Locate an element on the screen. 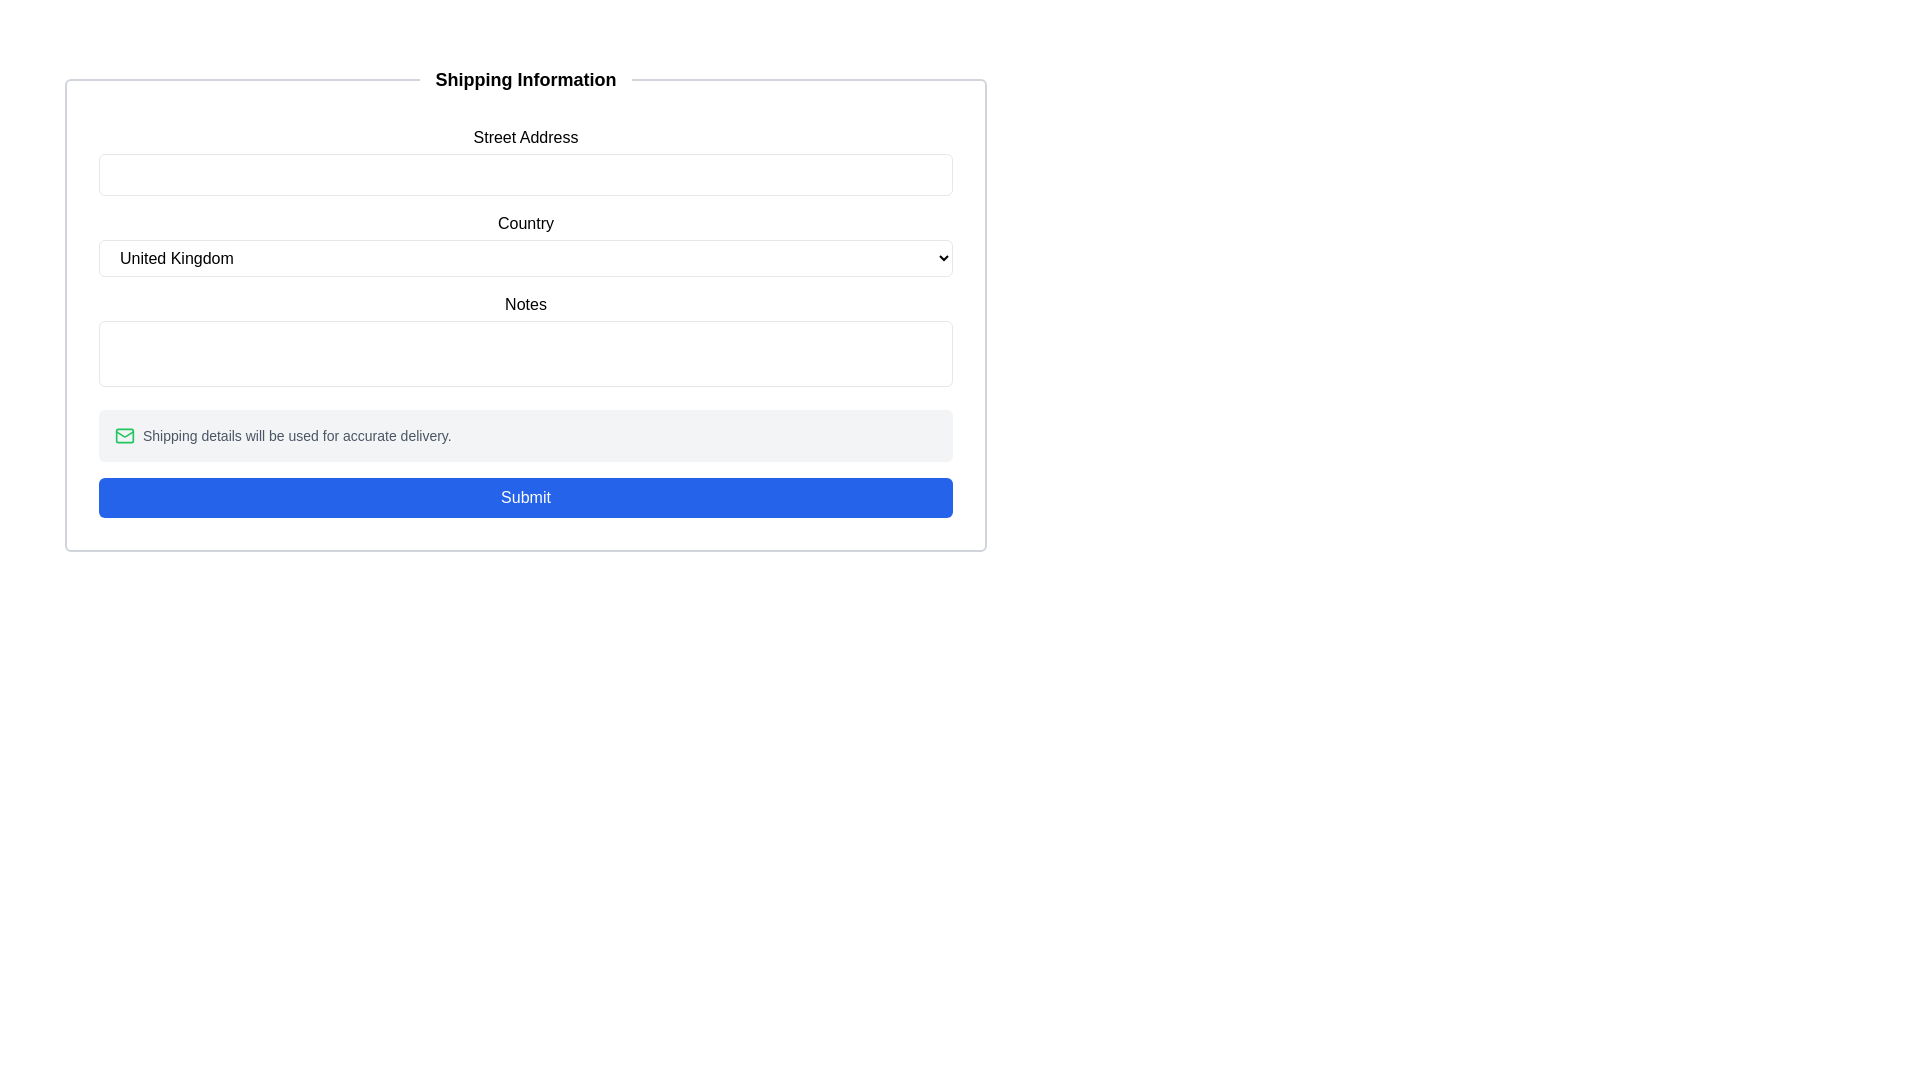  the street address input field located at the top of the shipping form for visual feedback is located at coordinates (526, 160).